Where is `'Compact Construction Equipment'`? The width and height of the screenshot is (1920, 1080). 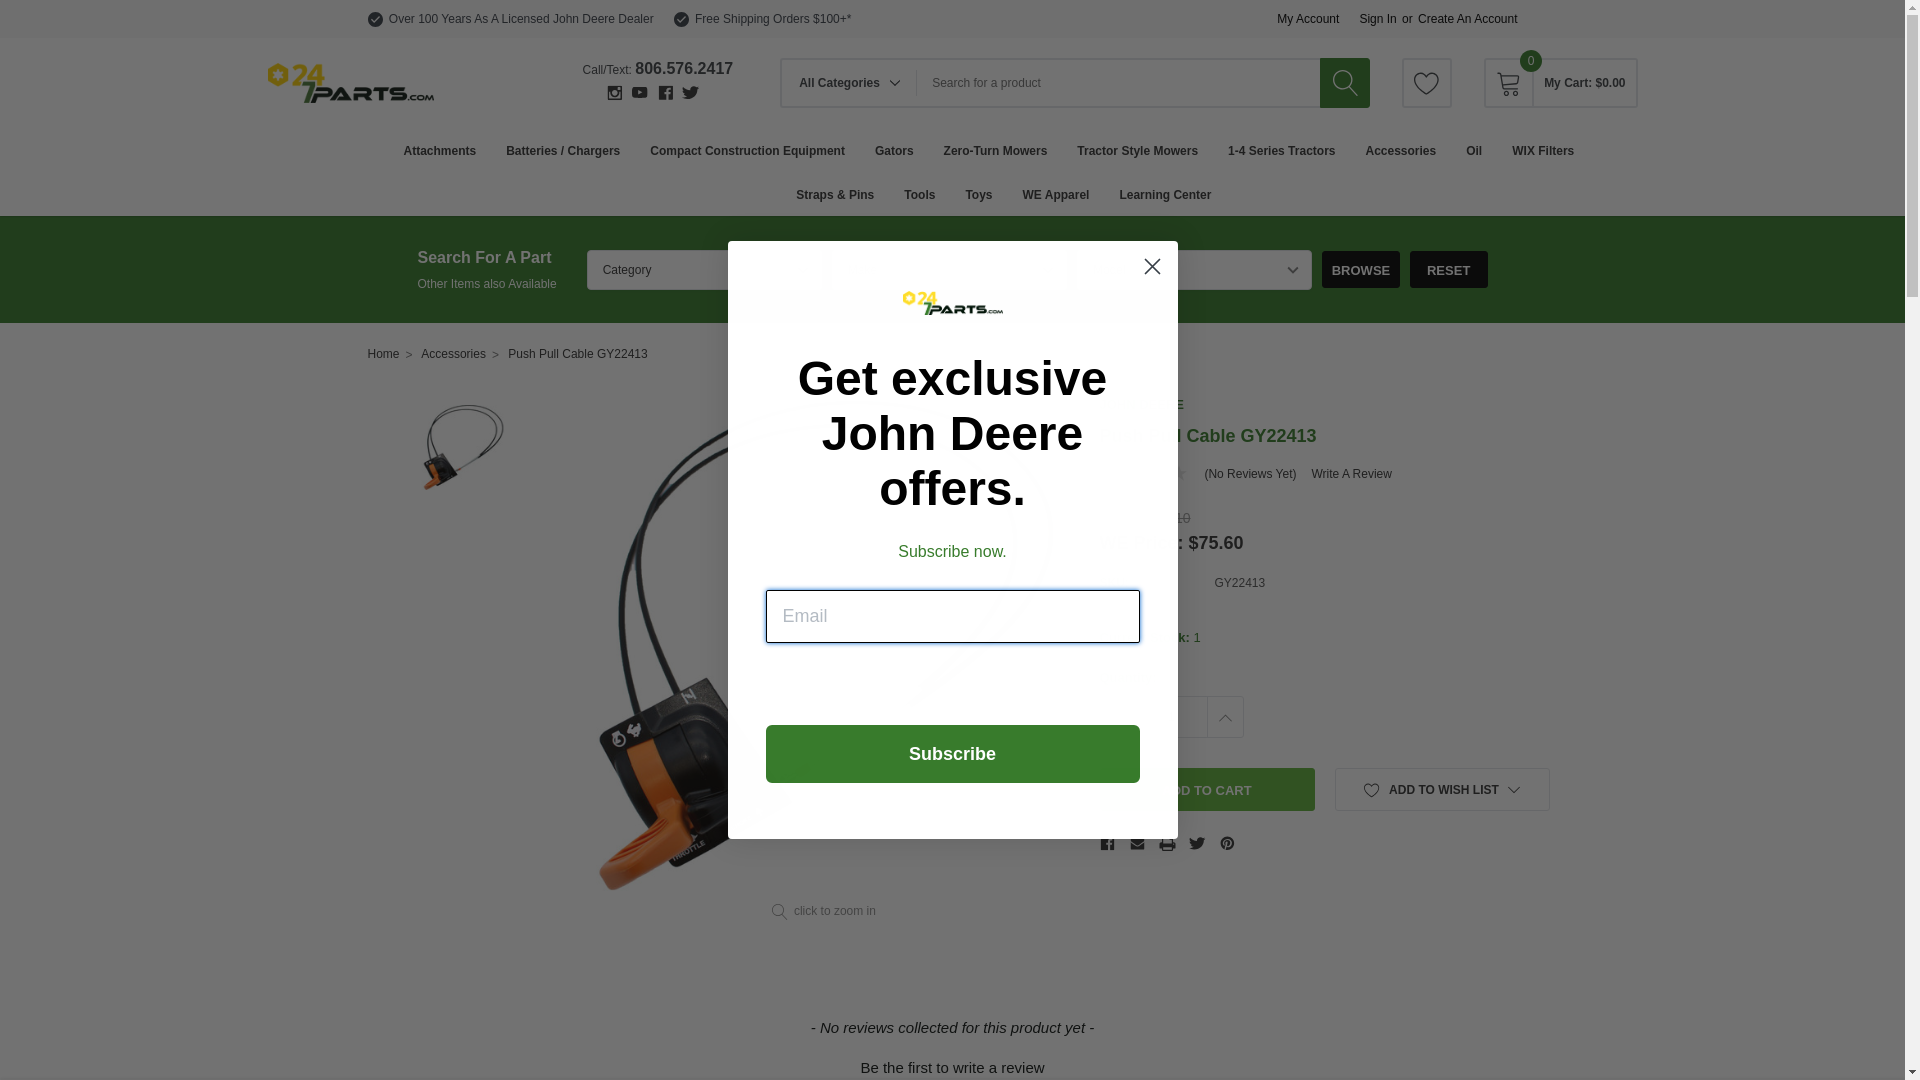
'Compact Construction Equipment' is located at coordinates (746, 149).